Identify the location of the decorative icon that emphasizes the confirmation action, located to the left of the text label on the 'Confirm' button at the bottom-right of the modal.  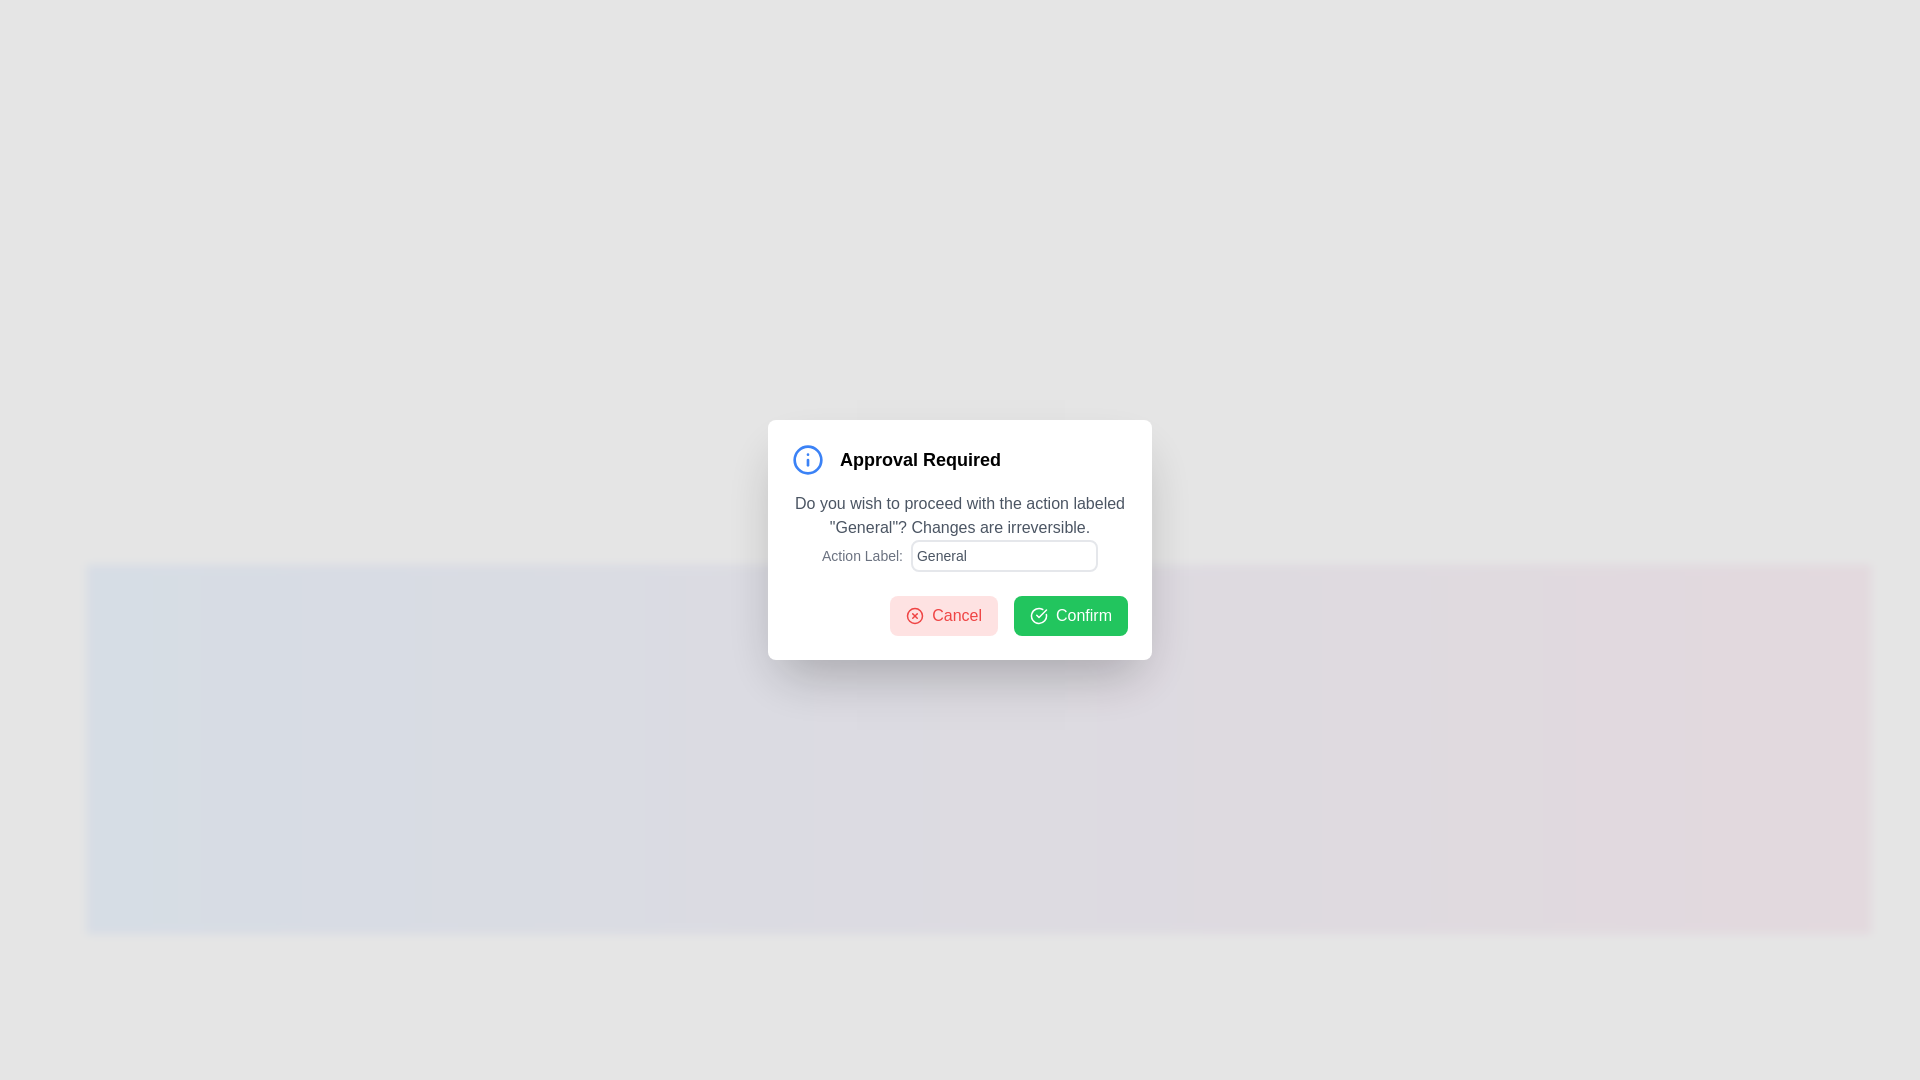
(1038, 615).